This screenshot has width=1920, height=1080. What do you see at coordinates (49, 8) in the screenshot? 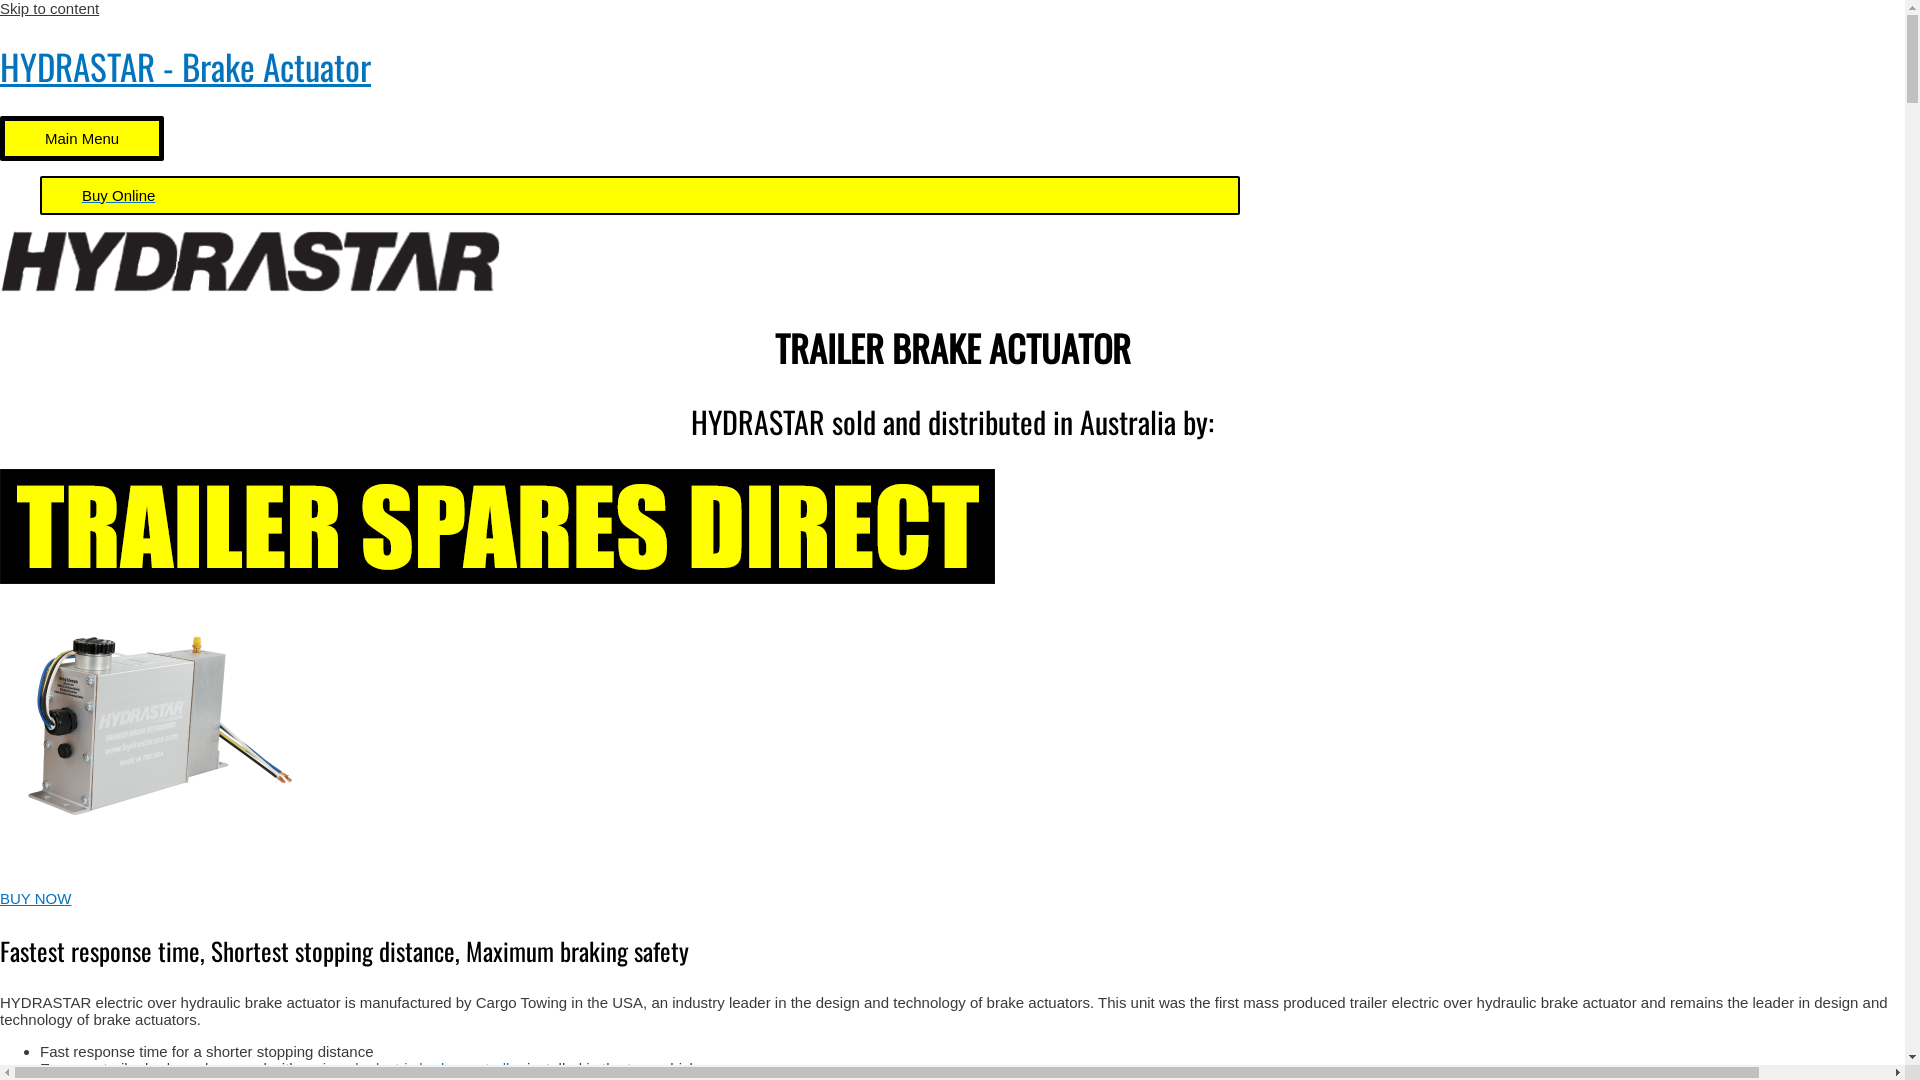
I see `'Skip to content'` at bounding box center [49, 8].